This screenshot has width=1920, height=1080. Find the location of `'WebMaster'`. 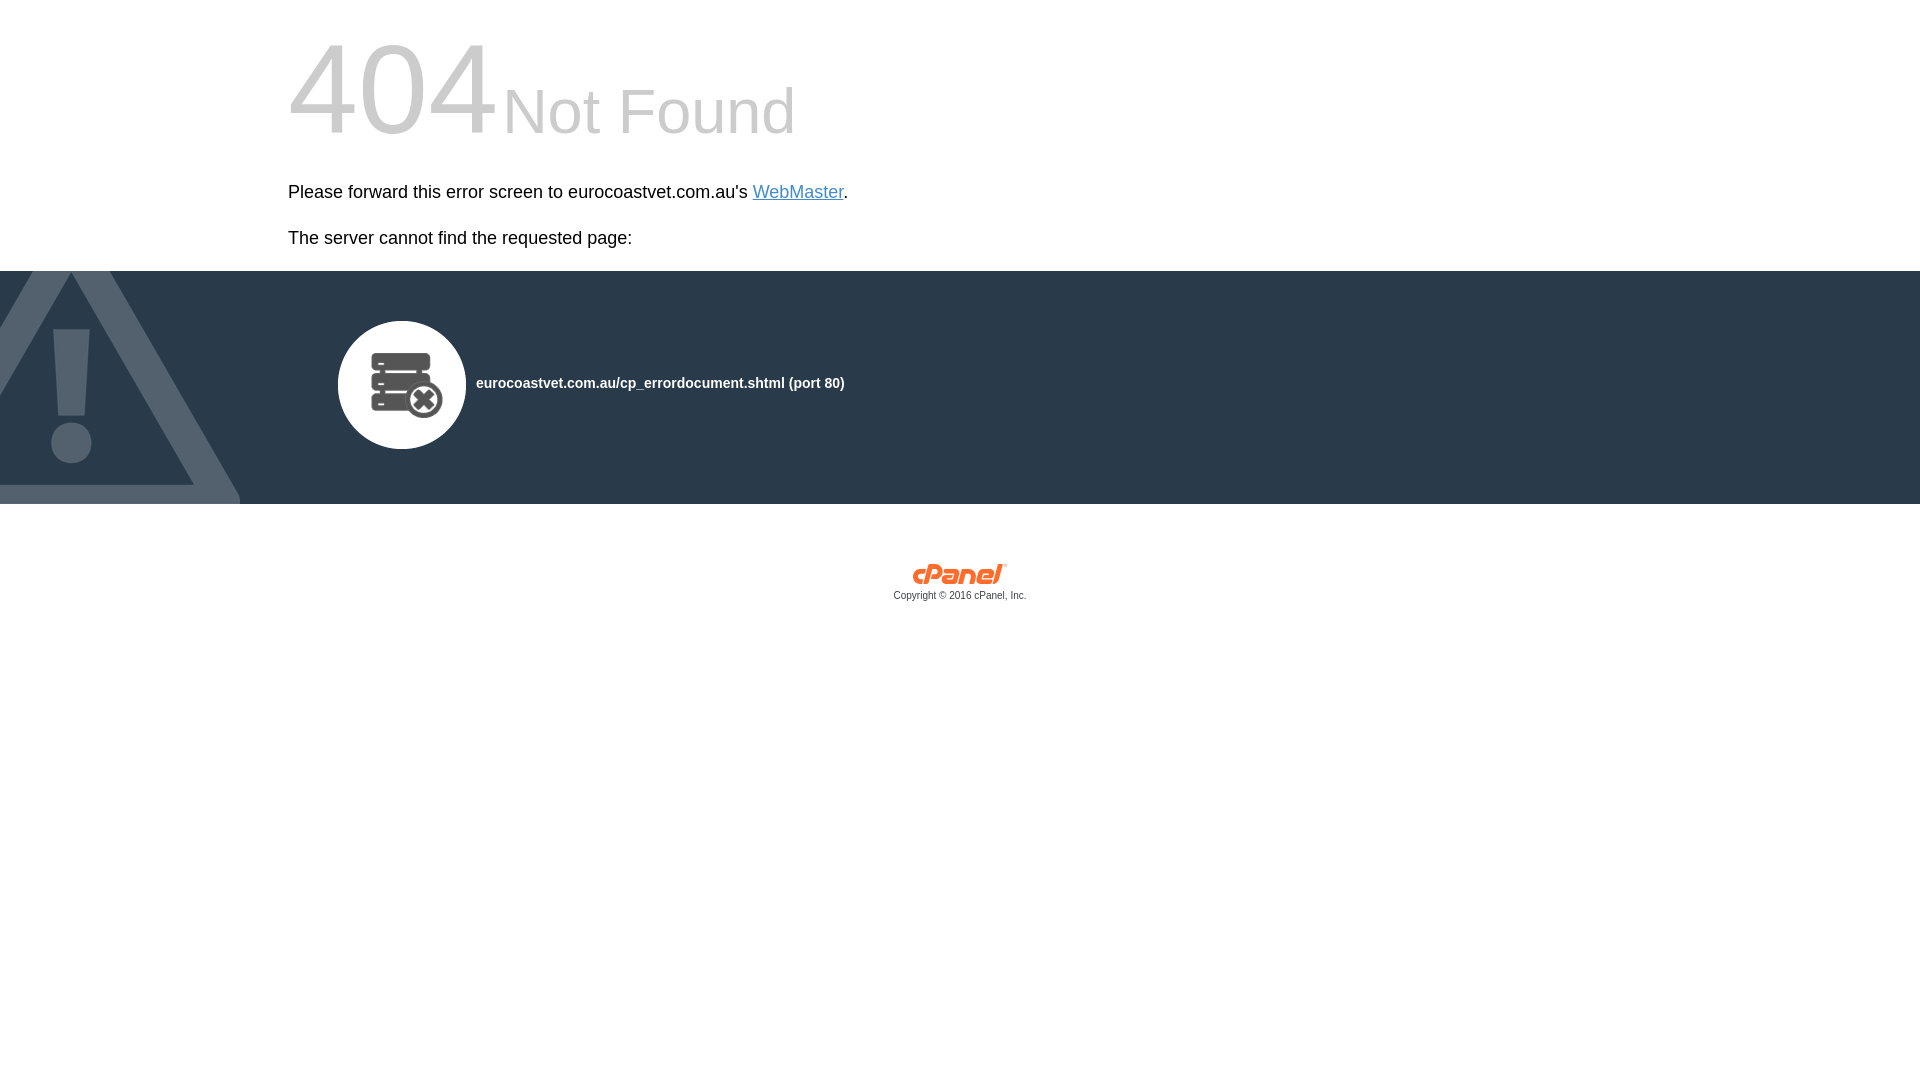

'WebMaster' is located at coordinates (797, 192).